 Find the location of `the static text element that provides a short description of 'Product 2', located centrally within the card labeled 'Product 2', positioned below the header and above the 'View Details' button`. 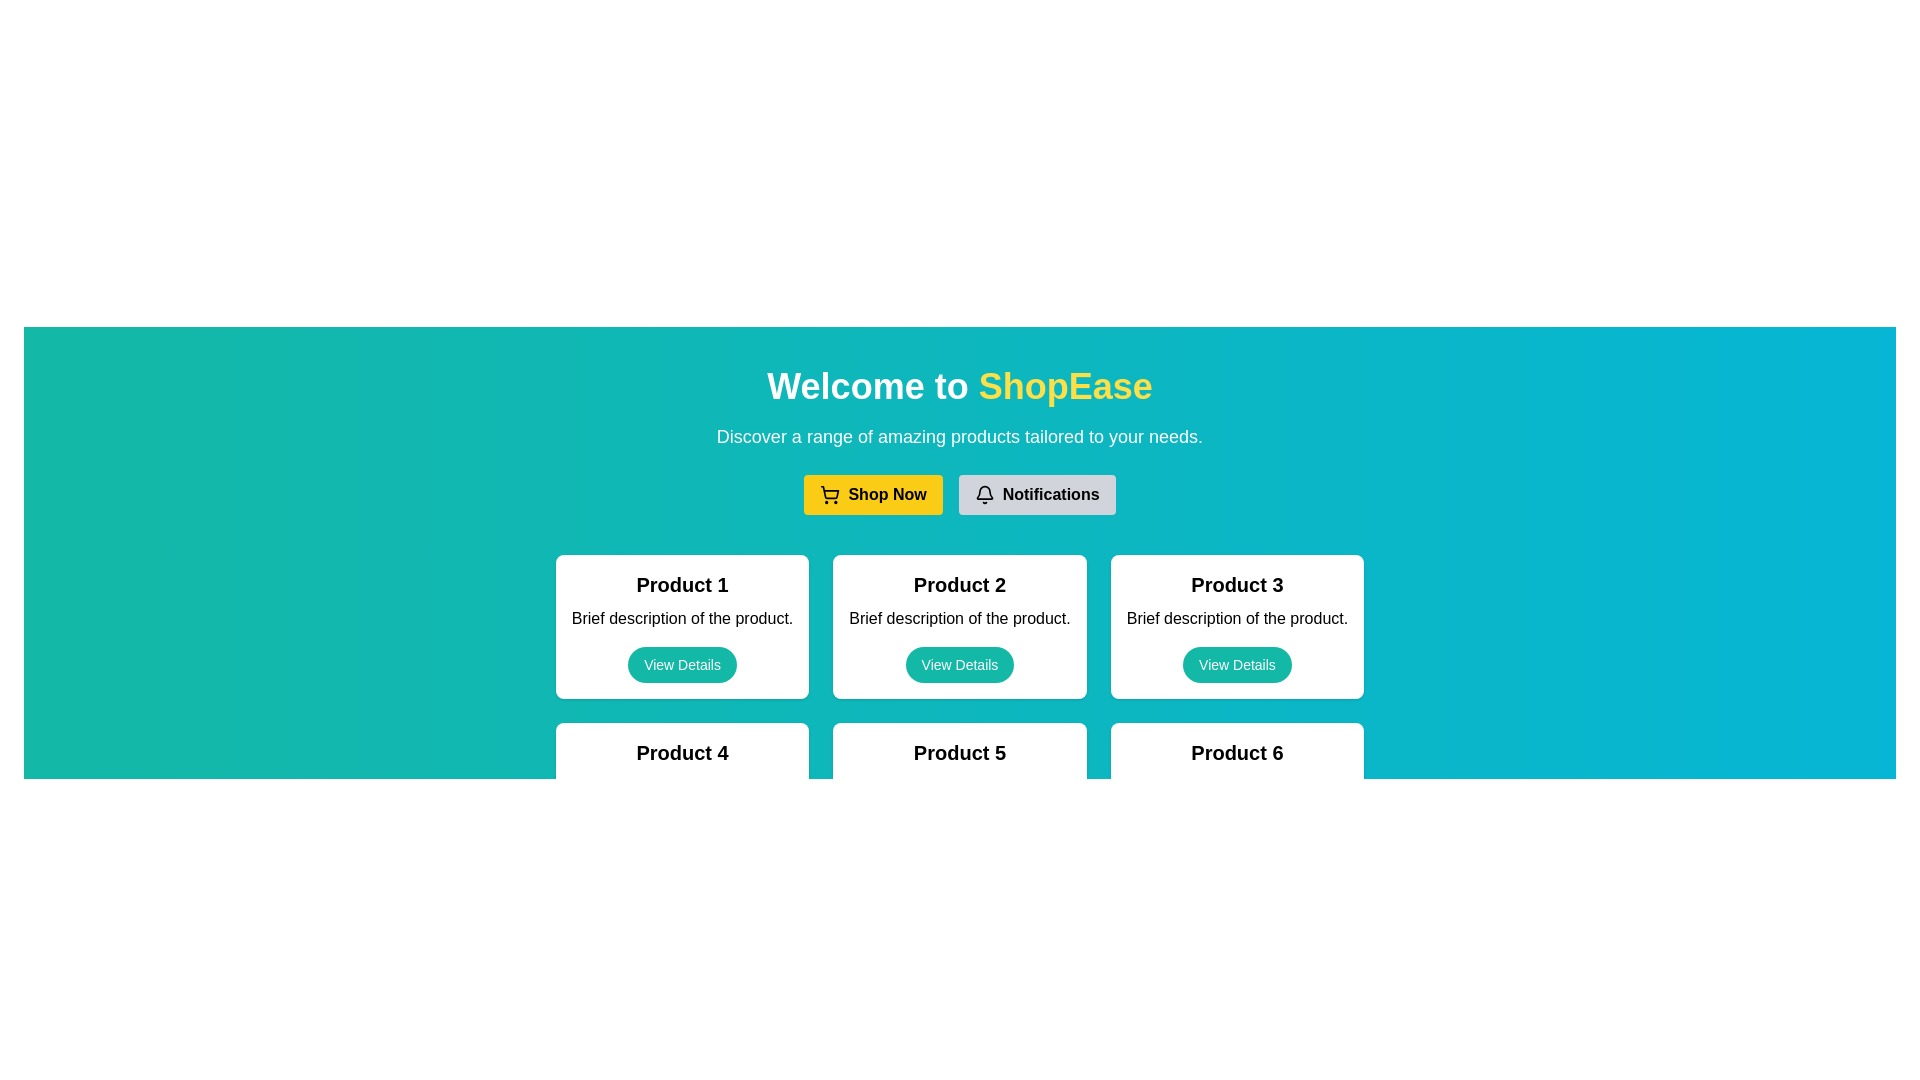

the static text element that provides a short description of 'Product 2', located centrally within the card labeled 'Product 2', positioned below the header and above the 'View Details' button is located at coordinates (960, 617).